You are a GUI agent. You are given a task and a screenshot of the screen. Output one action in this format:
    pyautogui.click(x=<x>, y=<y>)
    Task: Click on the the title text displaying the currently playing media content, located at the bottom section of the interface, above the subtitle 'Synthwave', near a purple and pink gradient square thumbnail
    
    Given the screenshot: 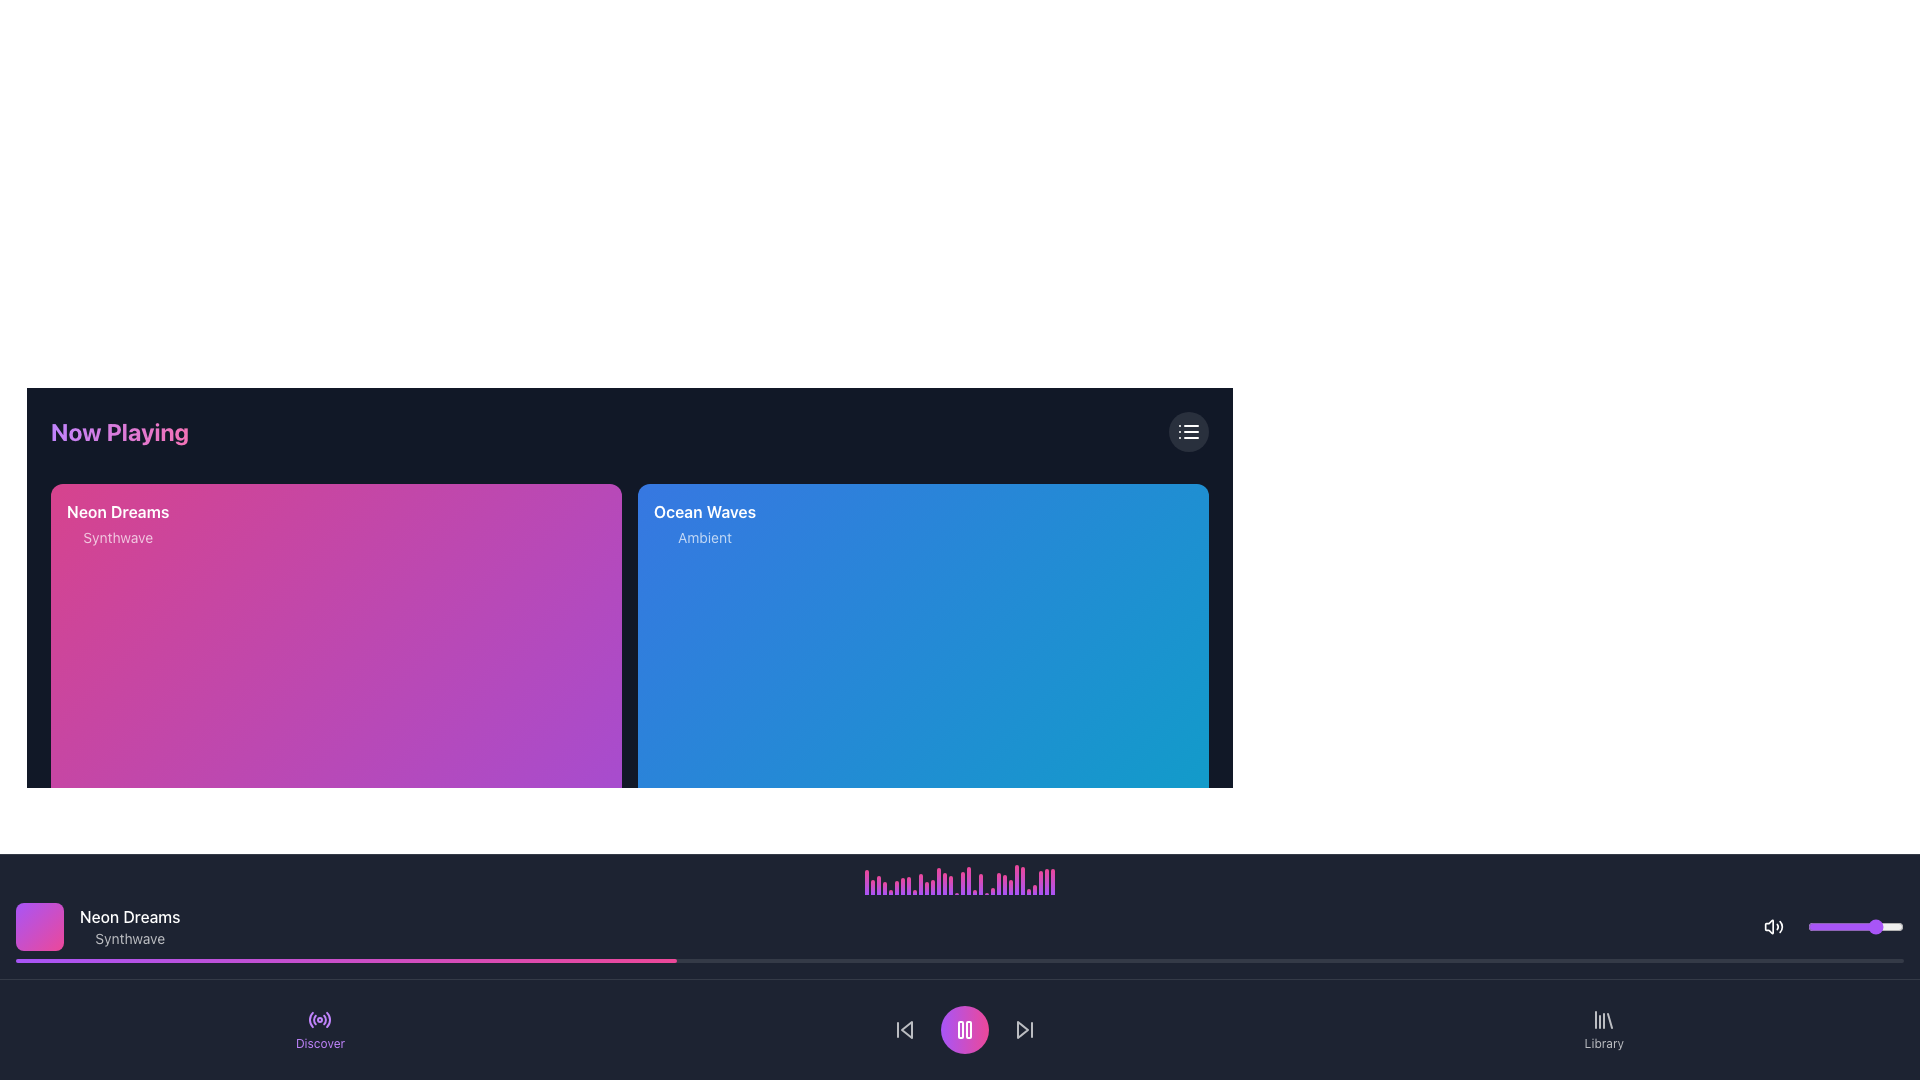 What is the action you would take?
    pyautogui.click(x=129, y=917)
    